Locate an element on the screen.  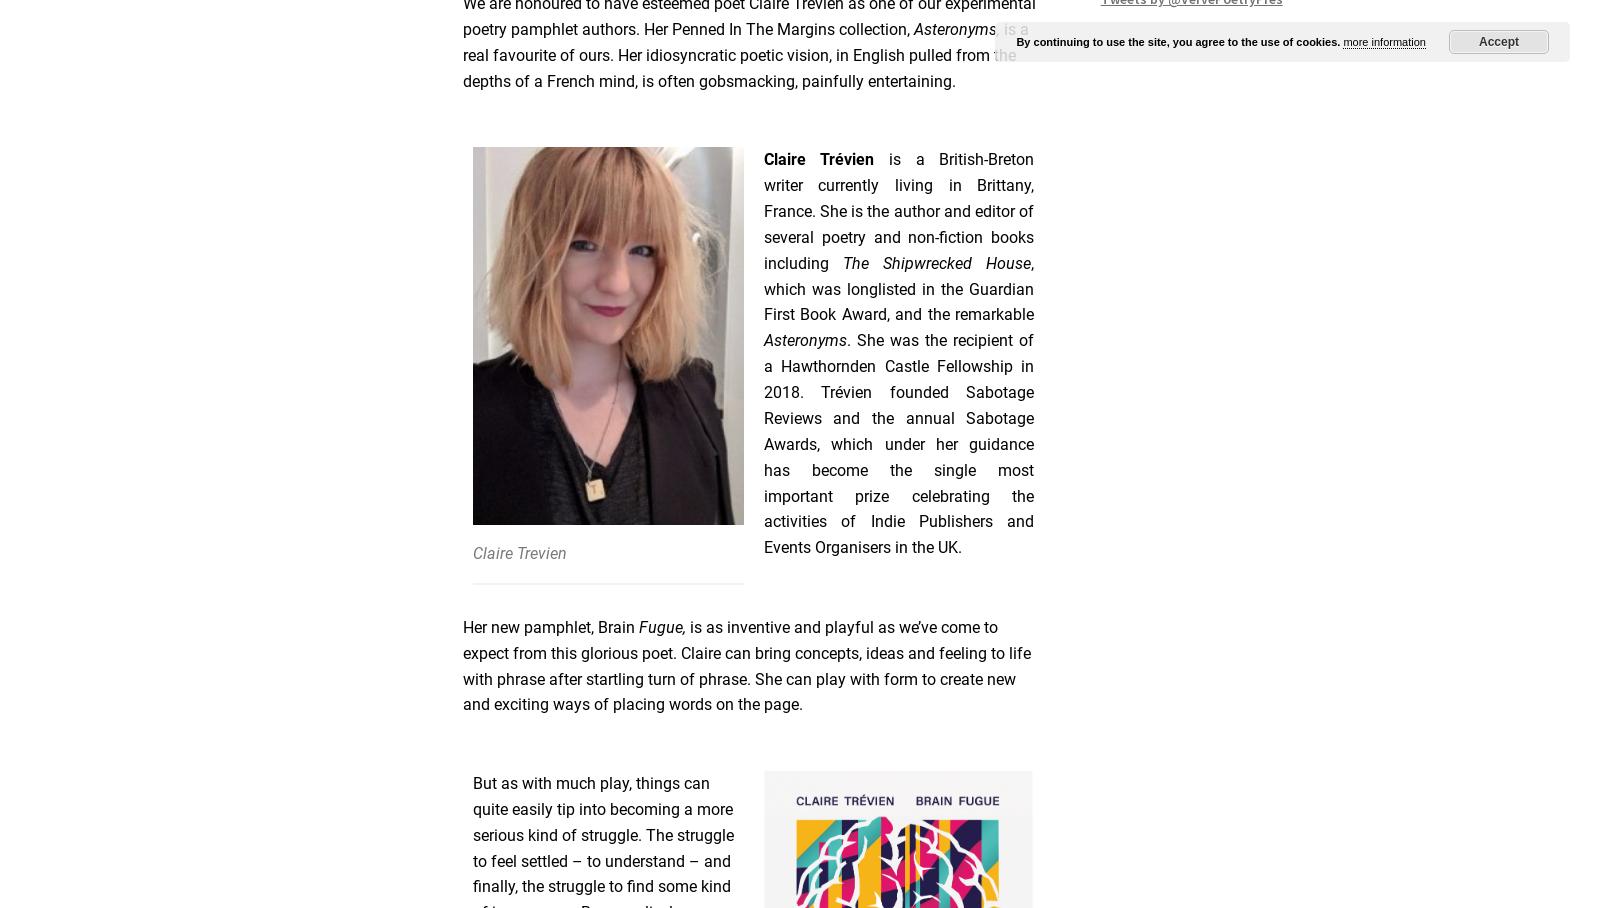
'Asteronyms,' is located at coordinates (958, 27).